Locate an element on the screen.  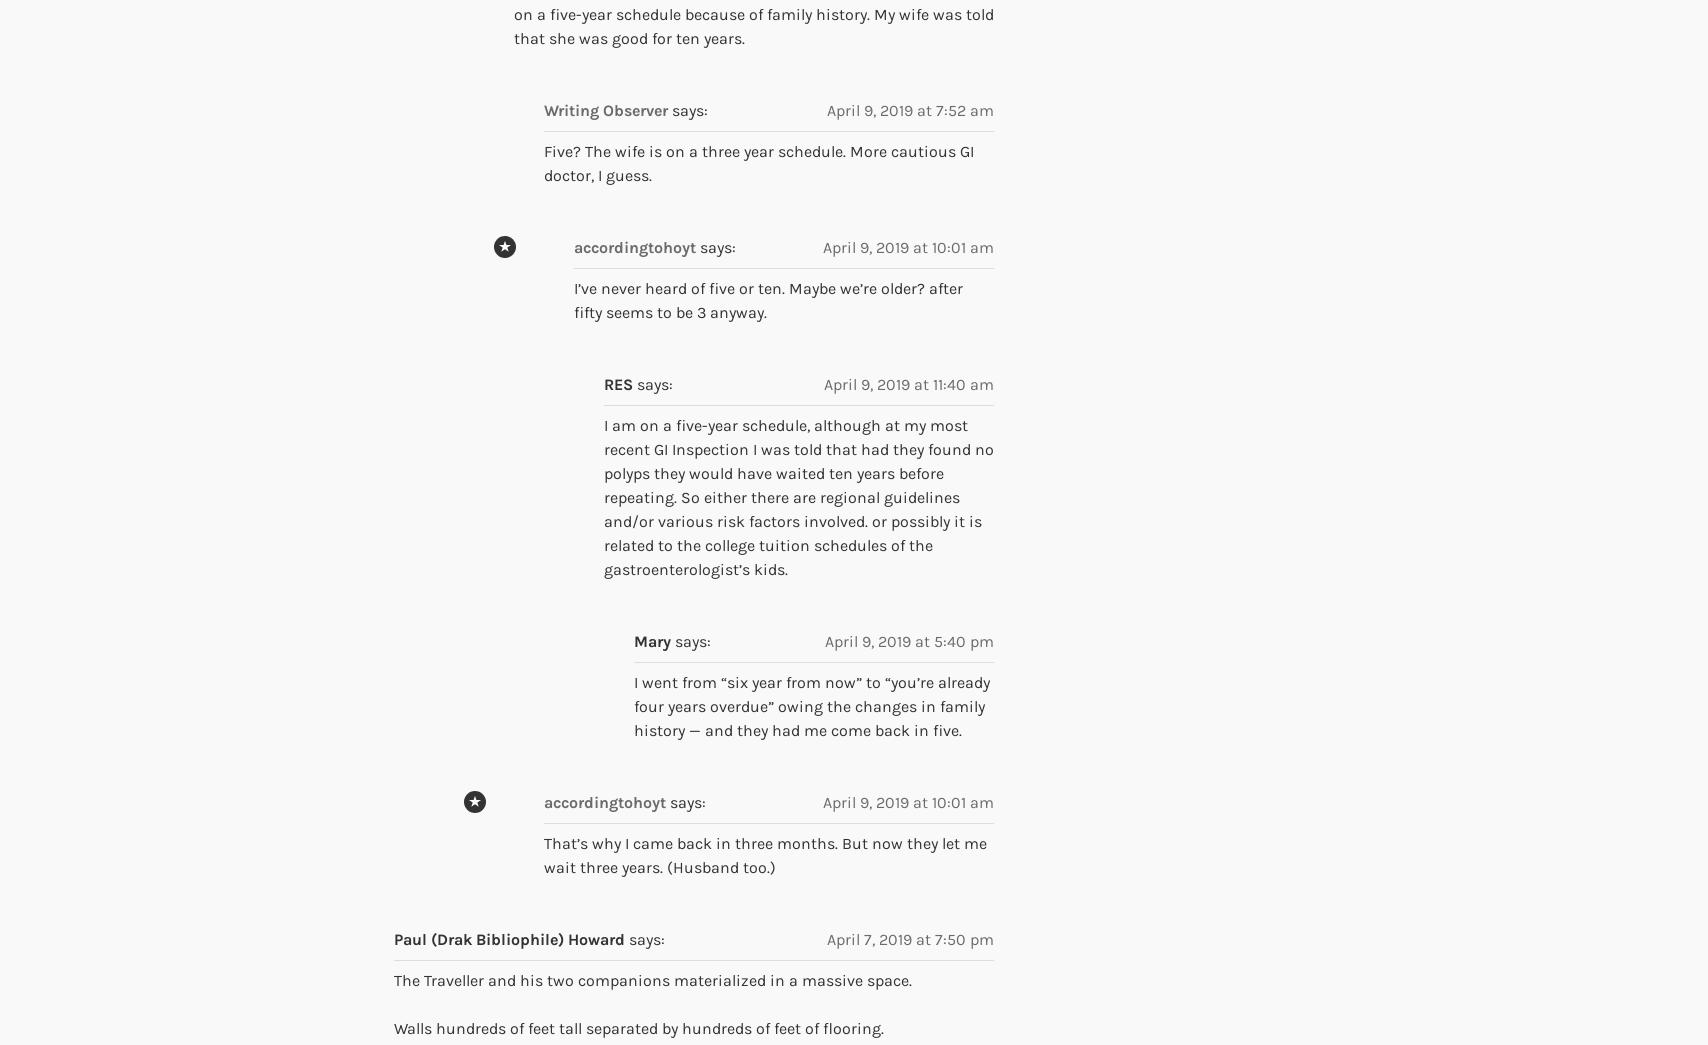
'Five? The wife is on a three year schedule. More cautious GI doctor, I guess.' is located at coordinates (759, 162).